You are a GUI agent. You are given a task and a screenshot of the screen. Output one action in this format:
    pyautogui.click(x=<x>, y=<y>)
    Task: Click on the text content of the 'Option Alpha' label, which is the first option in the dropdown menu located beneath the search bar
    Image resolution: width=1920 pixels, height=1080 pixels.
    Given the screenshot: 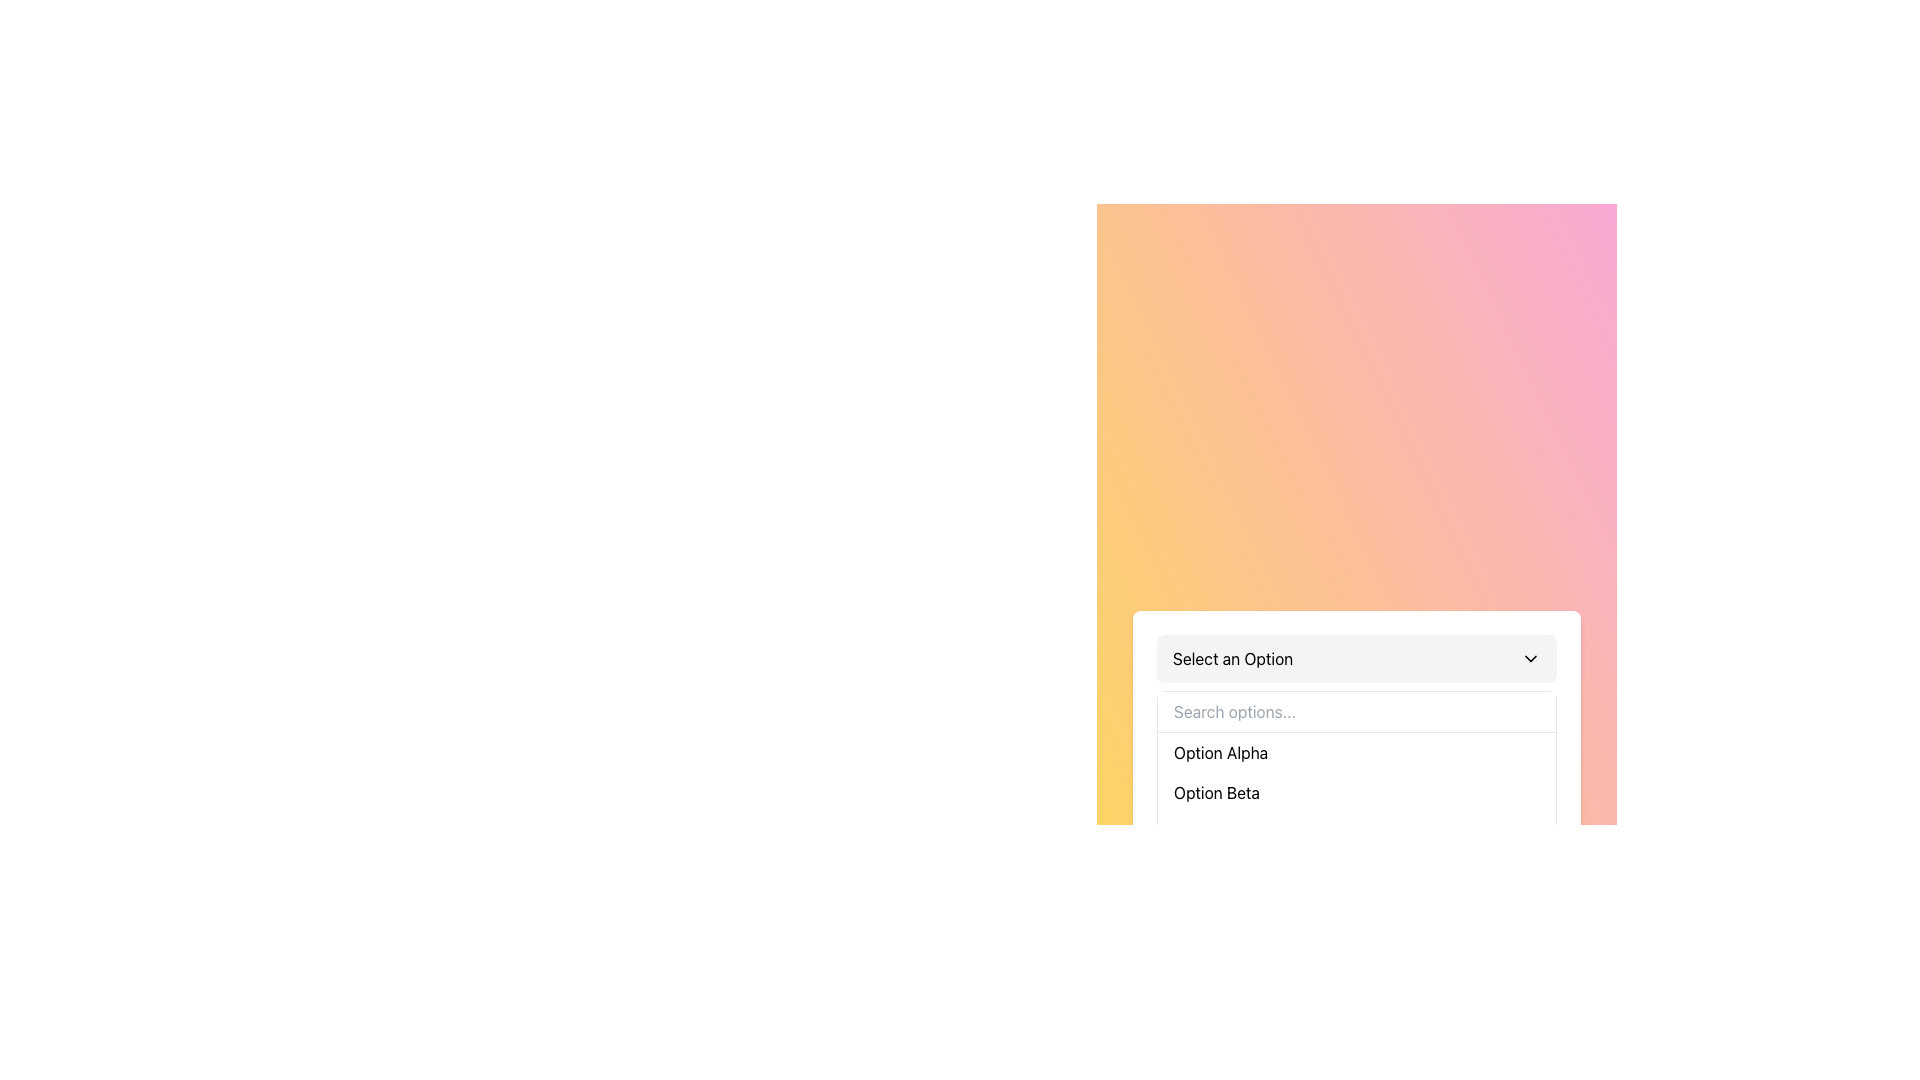 What is the action you would take?
    pyautogui.click(x=1220, y=752)
    